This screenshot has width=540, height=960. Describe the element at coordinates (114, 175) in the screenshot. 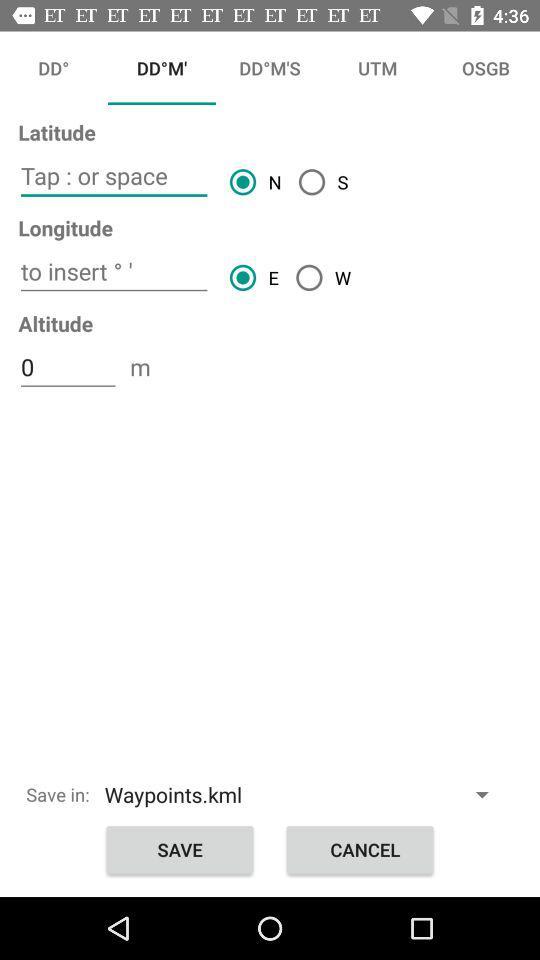

I see `details` at that location.